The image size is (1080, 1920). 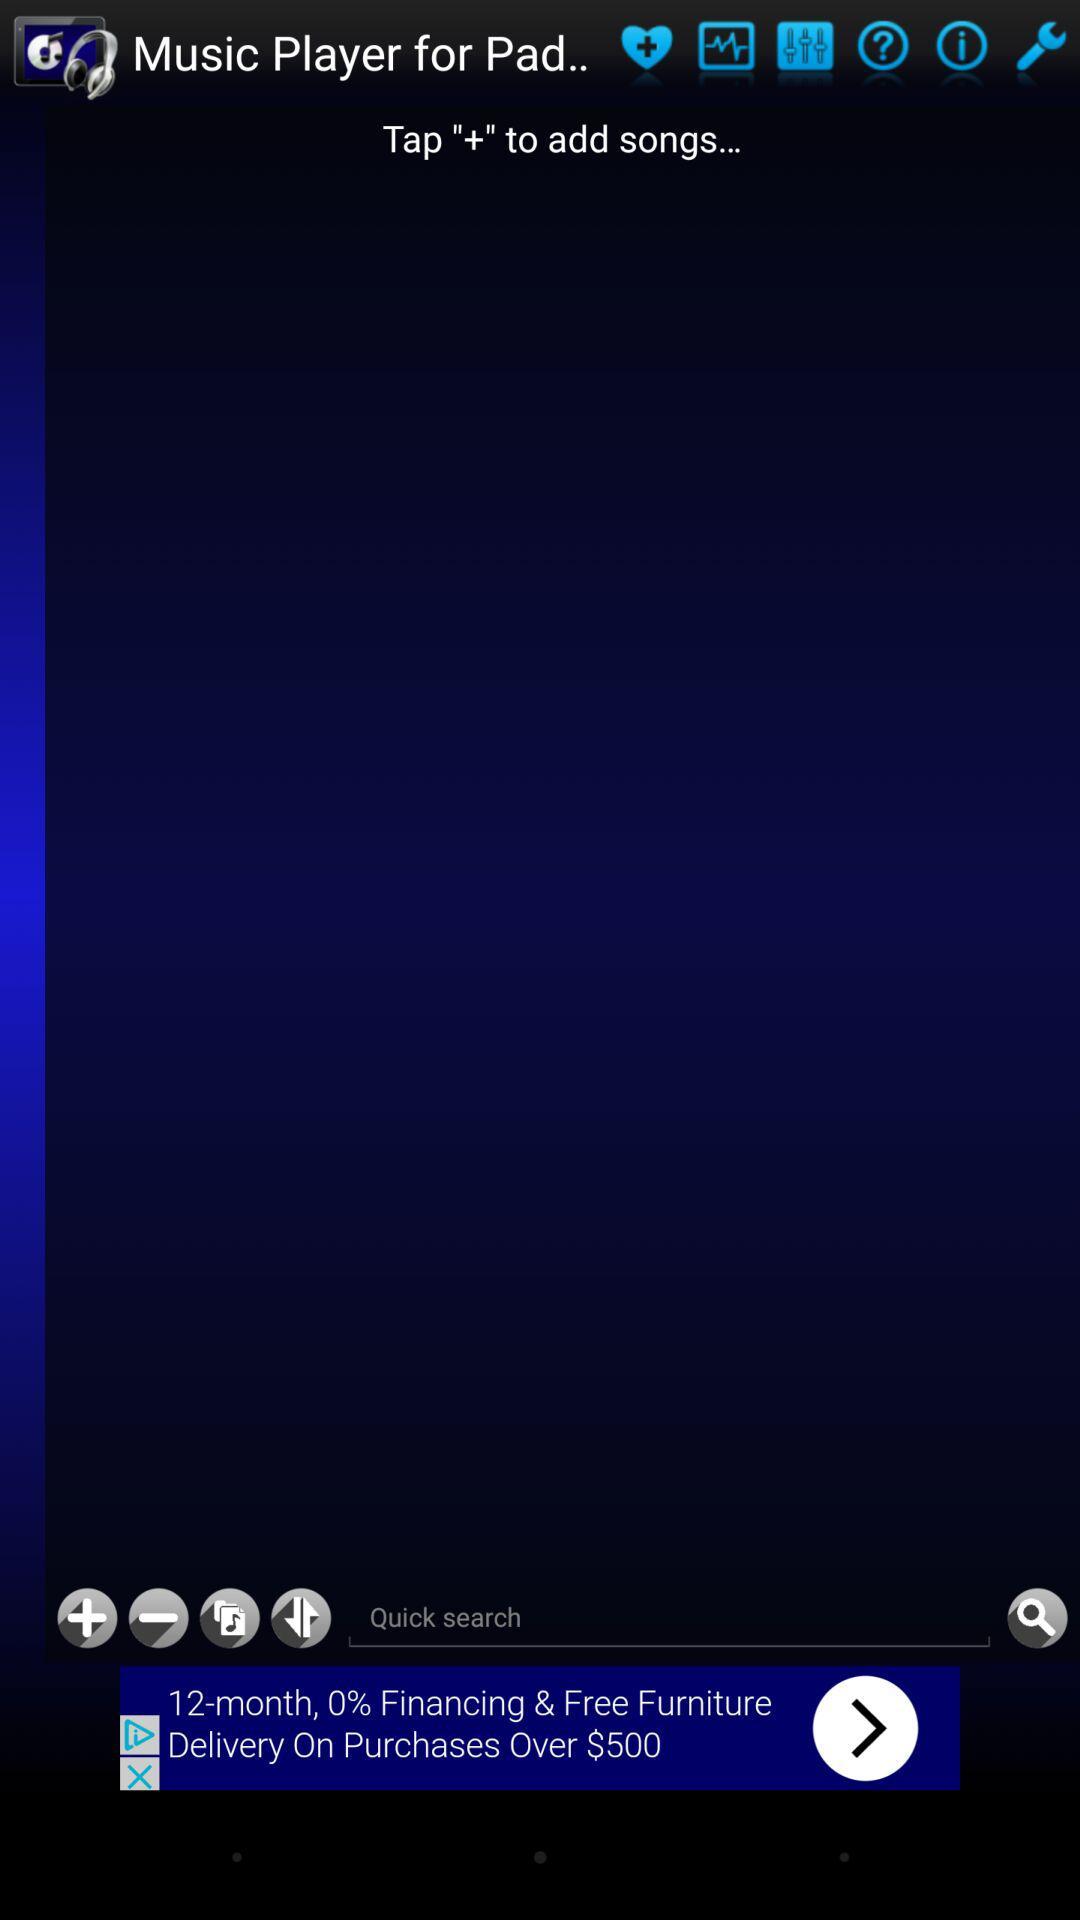 What do you see at coordinates (301, 1730) in the screenshot?
I see `the swap icon` at bounding box center [301, 1730].